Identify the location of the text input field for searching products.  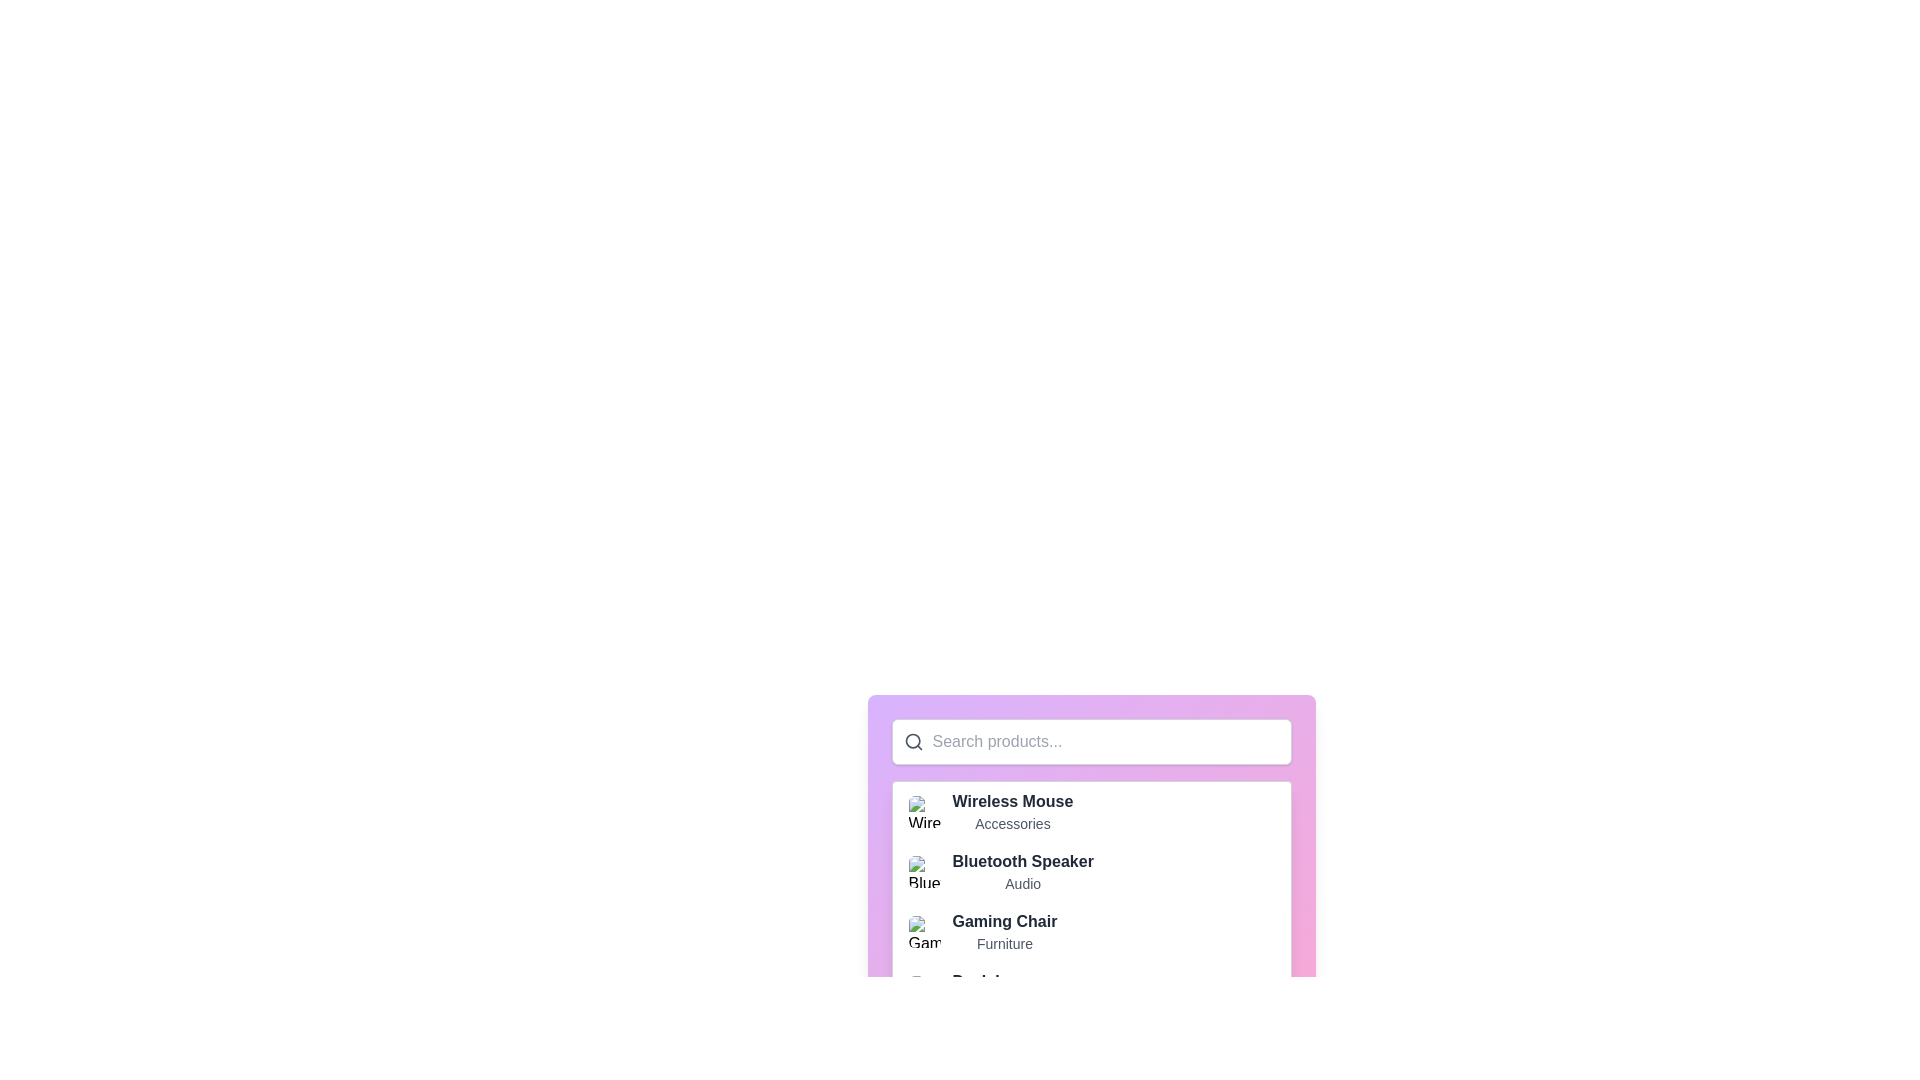
(1090, 741).